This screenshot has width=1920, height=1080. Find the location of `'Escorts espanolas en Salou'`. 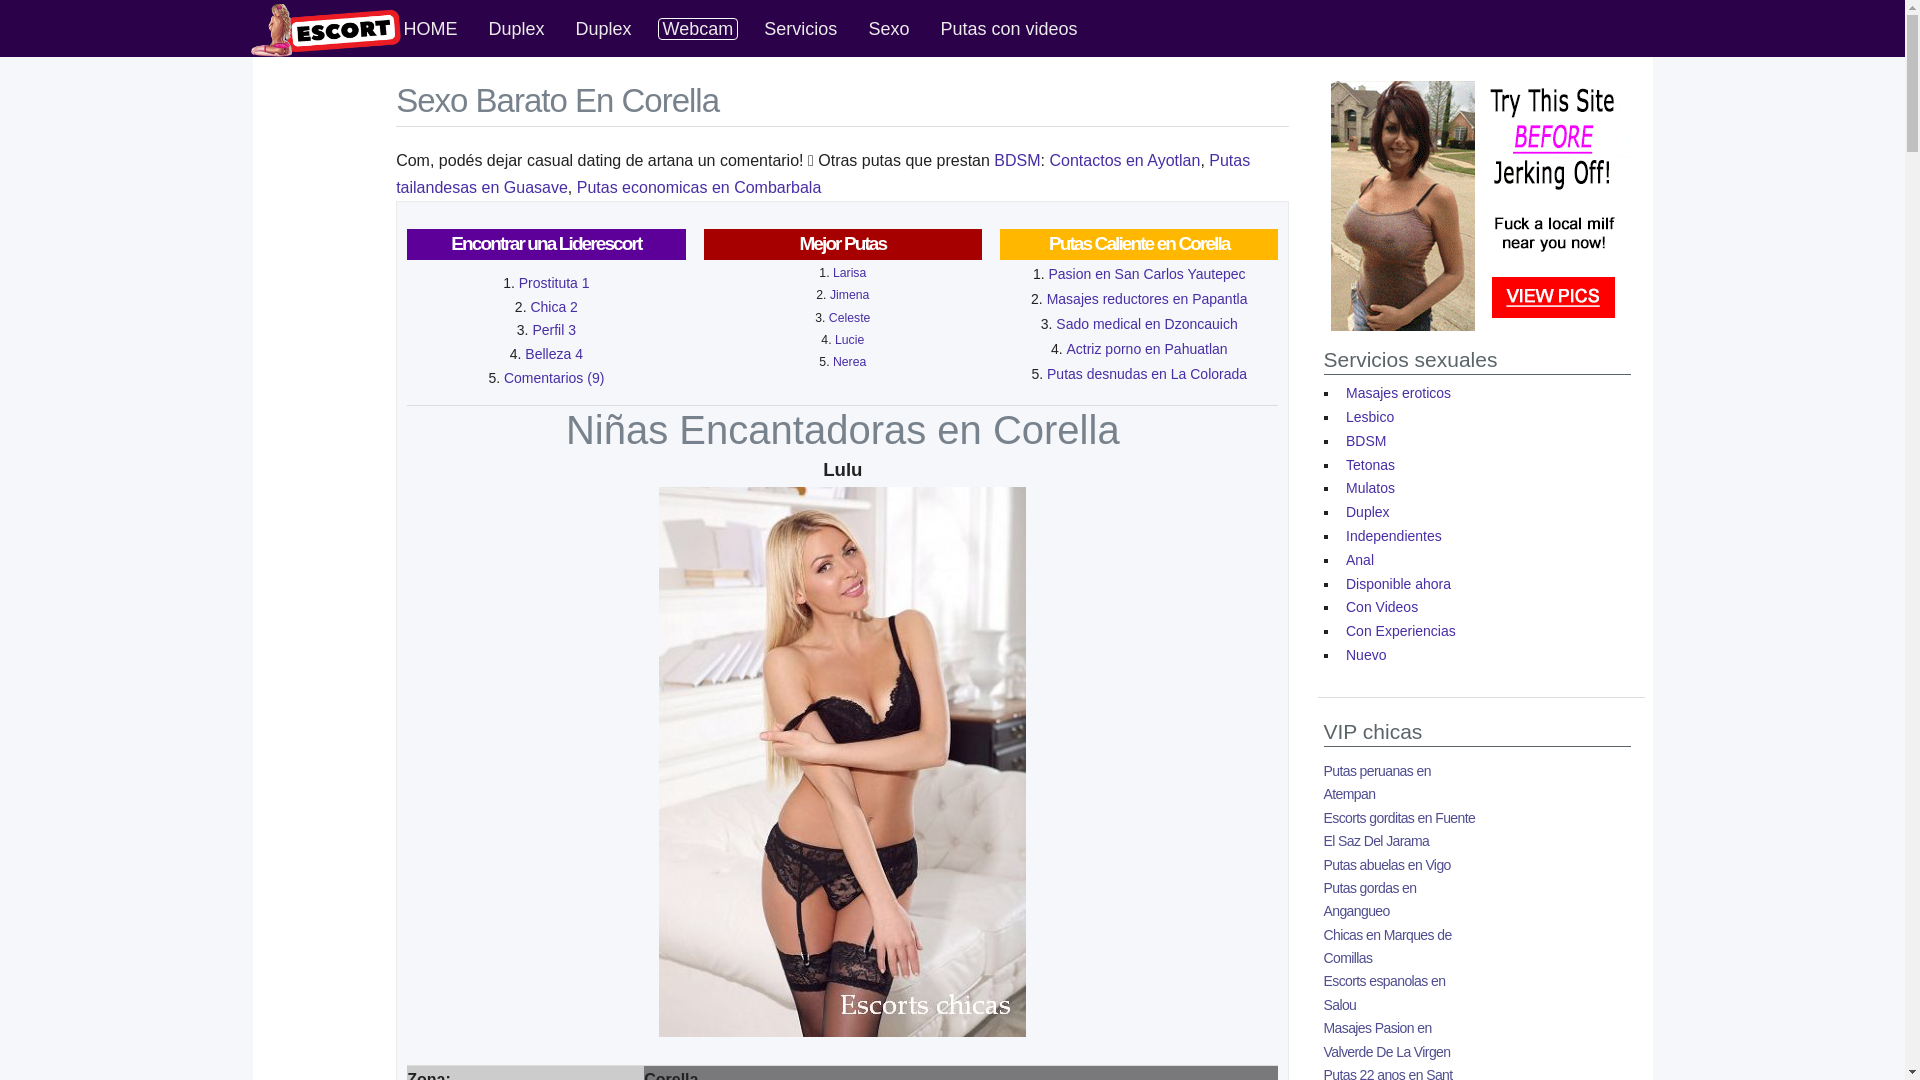

'Escorts espanolas en Salou' is located at coordinates (1384, 992).